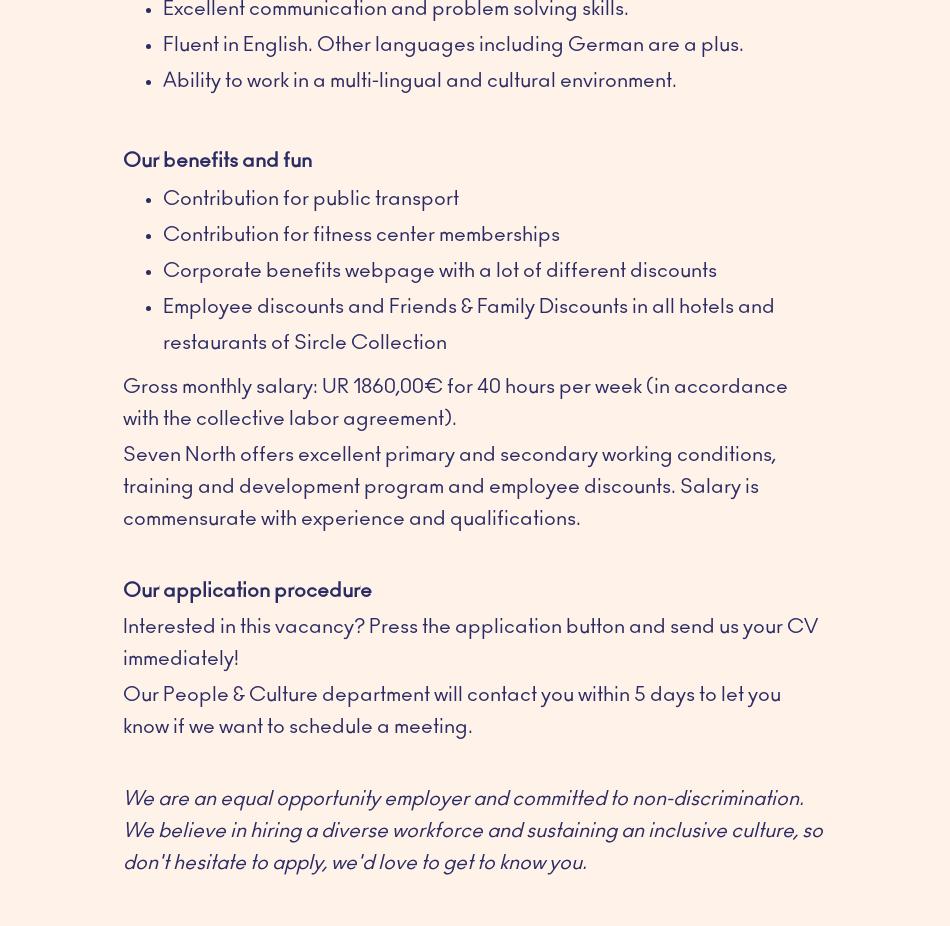 This screenshot has height=926, width=950. What do you see at coordinates (123, 401) in the screenshot?
I see `'Gross monthly salary: UR 1860,00€ for 40 hours per week (in accordance with the collective labor agreement).'` at bounding box center [123, 401].